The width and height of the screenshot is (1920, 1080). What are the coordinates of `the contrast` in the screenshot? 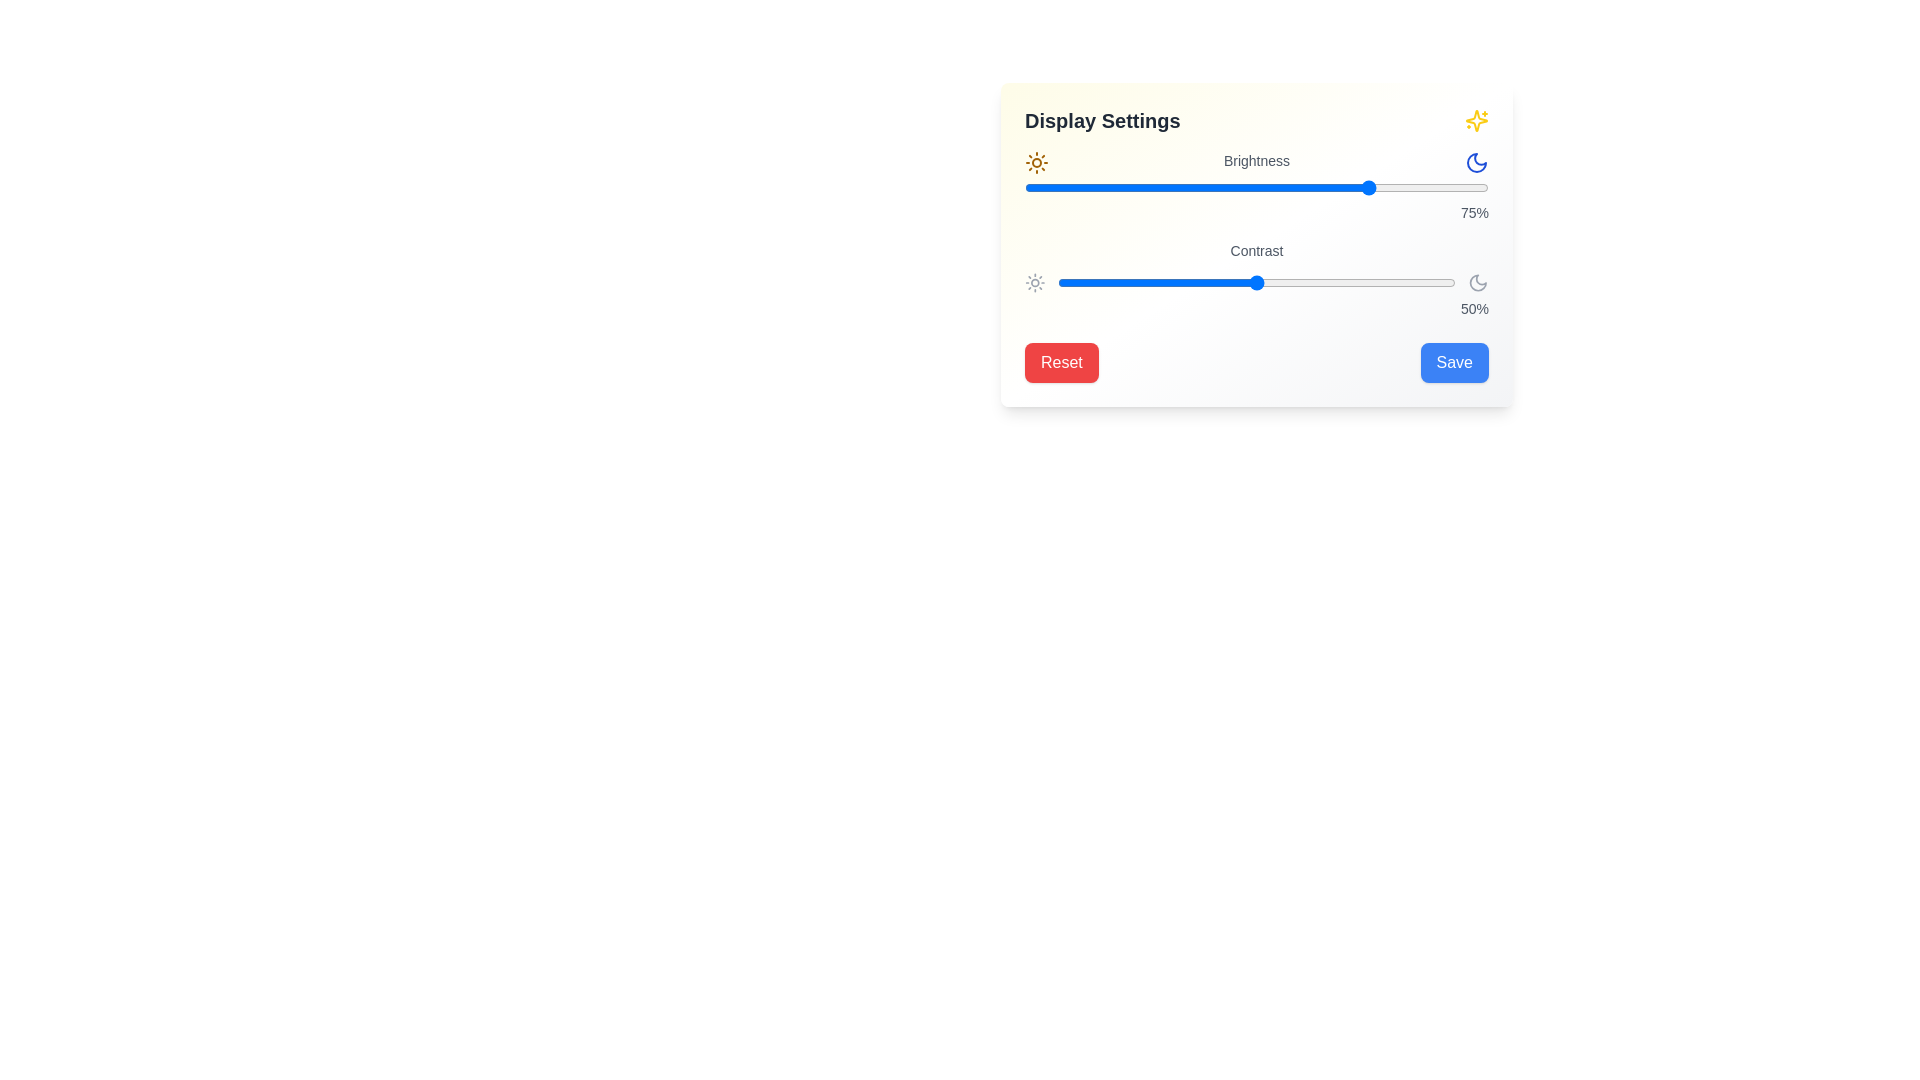 It's located at (1415, 282).